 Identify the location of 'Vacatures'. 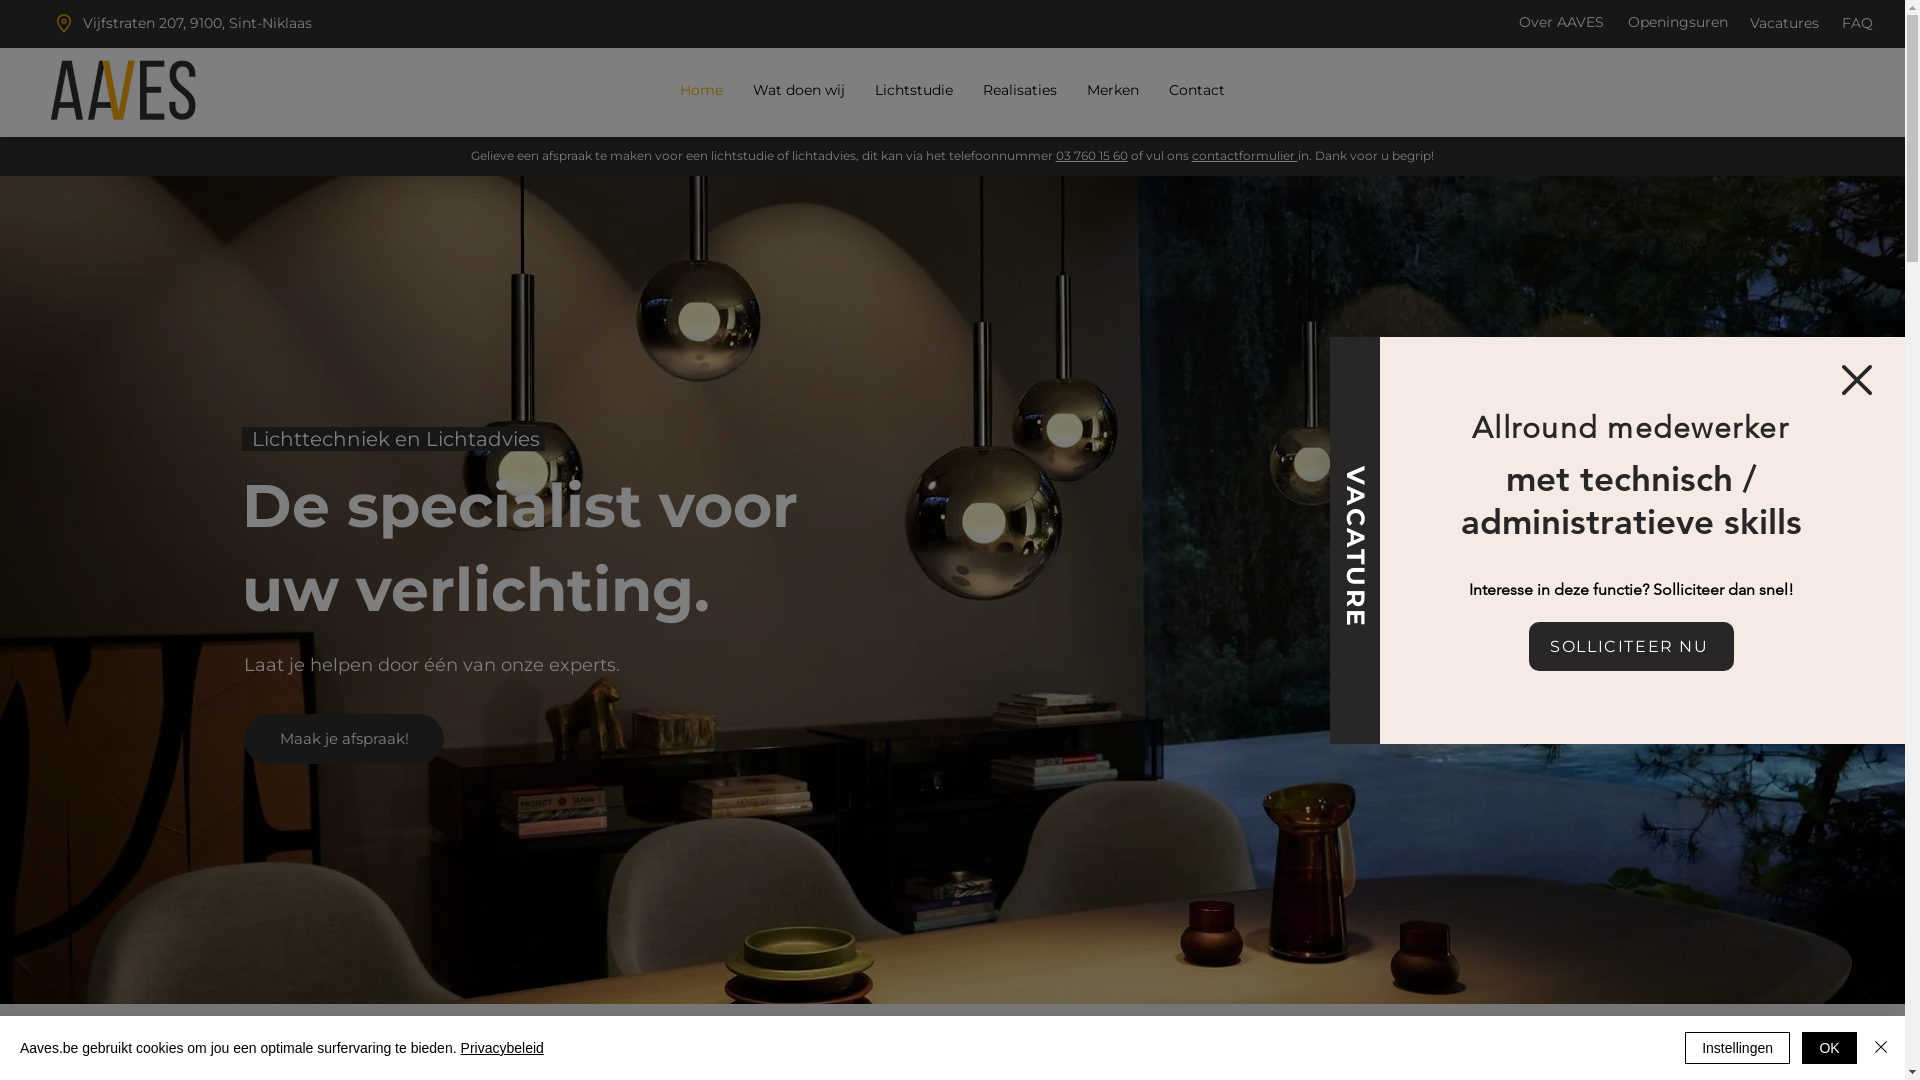
(1784, 23).